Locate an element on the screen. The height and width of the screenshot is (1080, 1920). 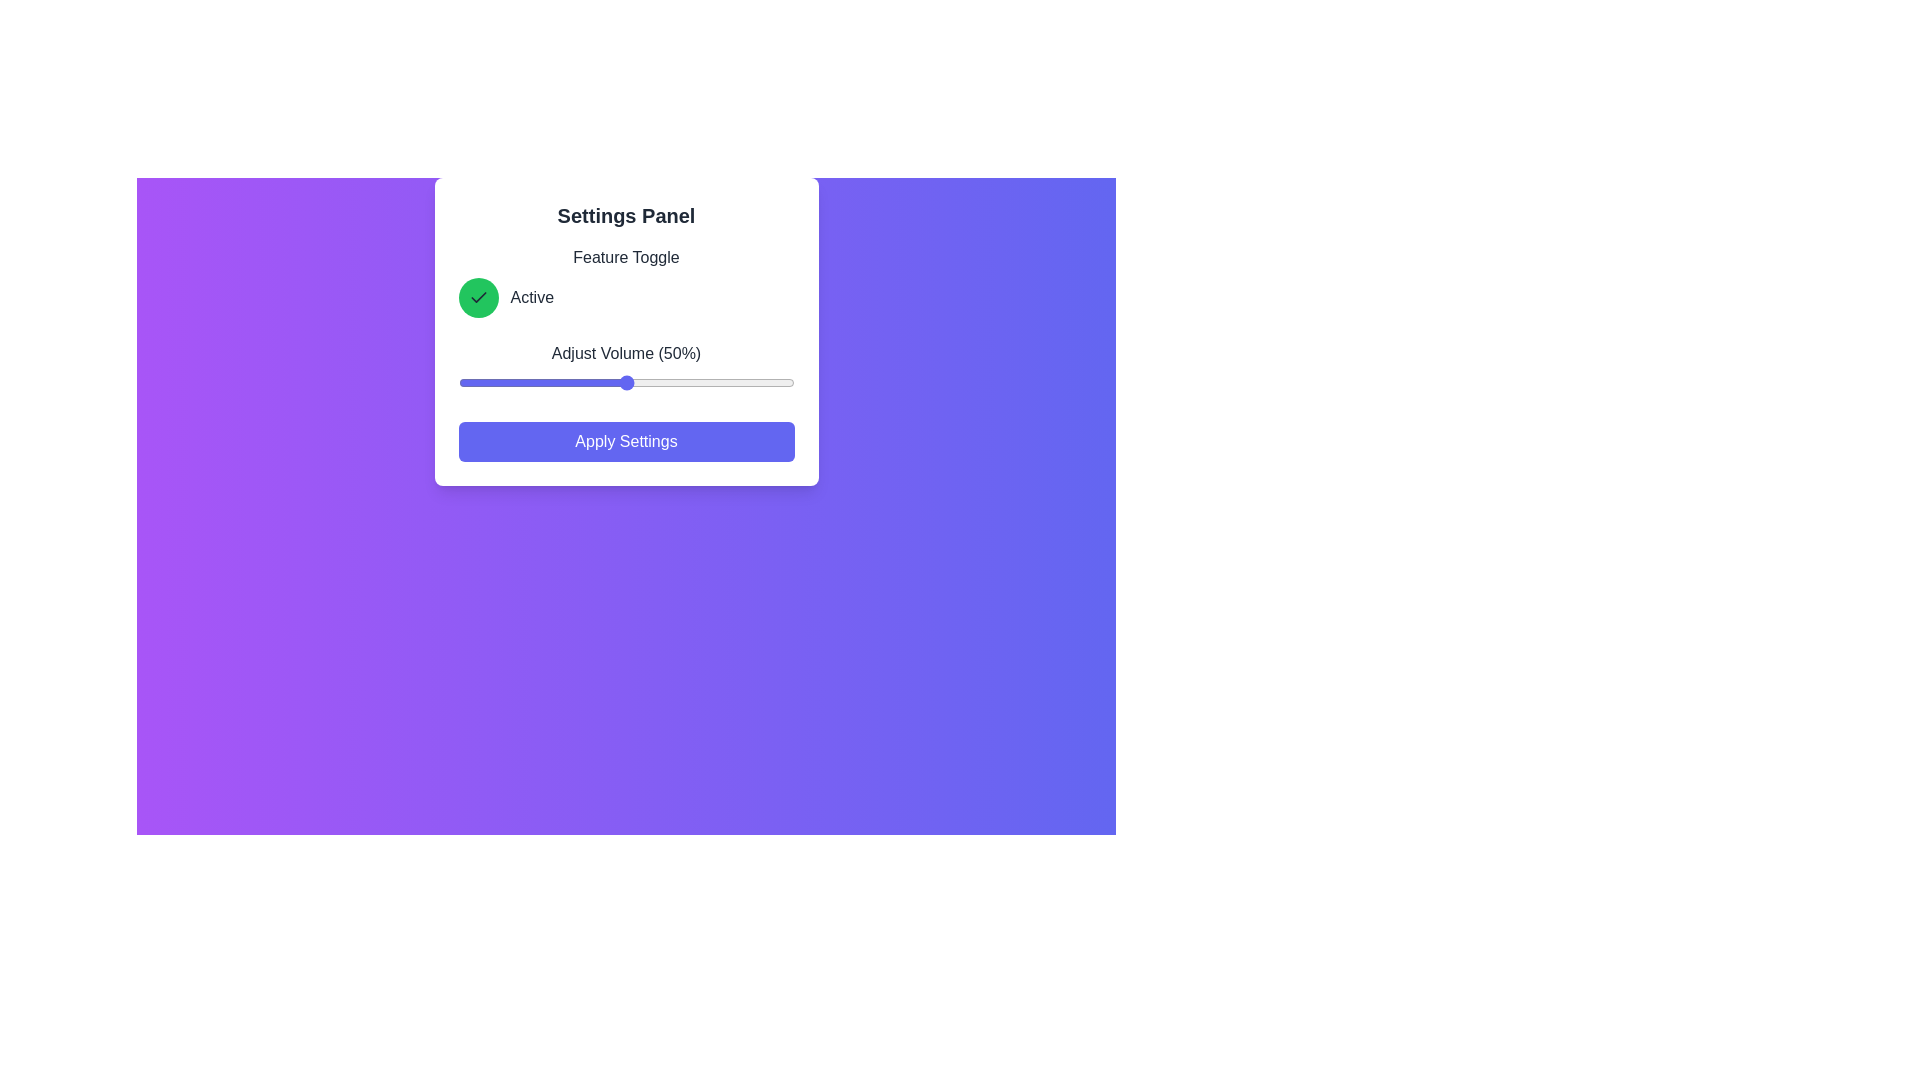
the volume is located at coordinates (595, 382).